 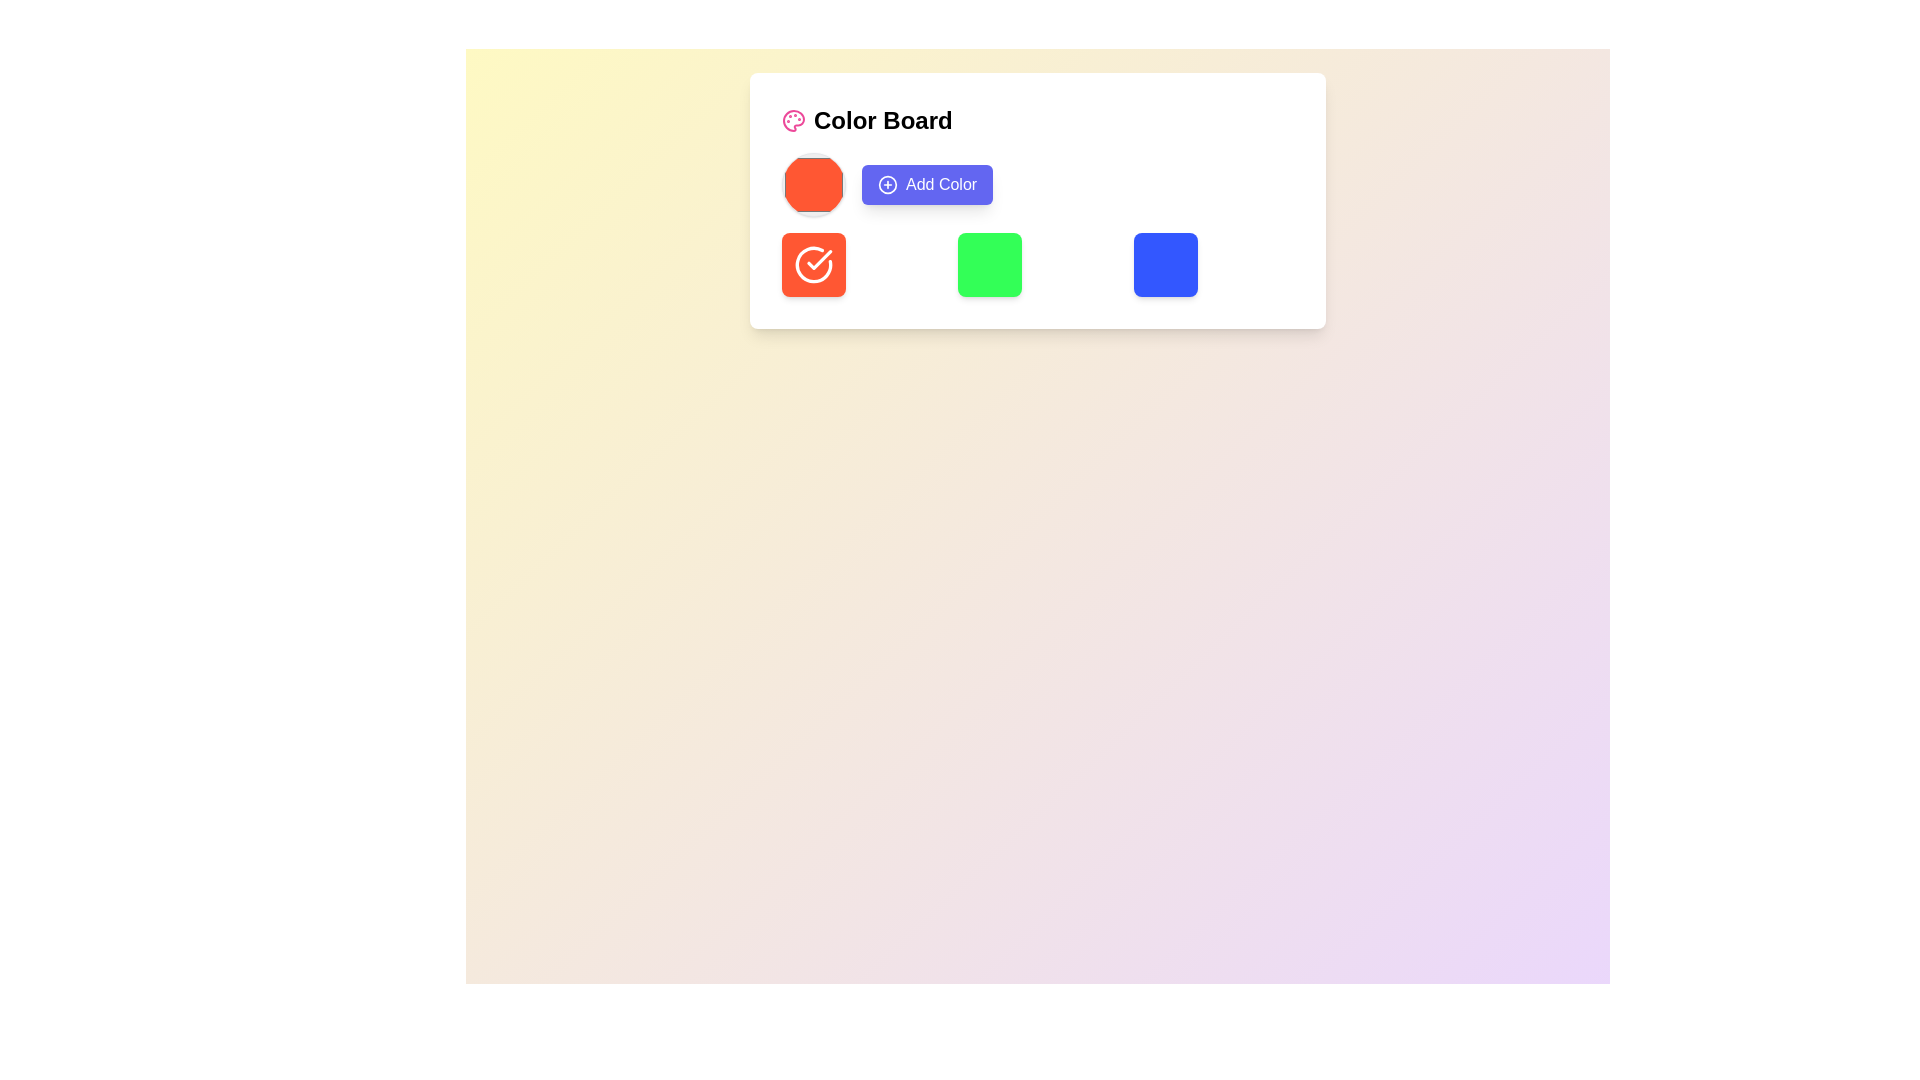 I want to click on the decorative square with rounded corners and a bright green background, so click(x=989, y=264).